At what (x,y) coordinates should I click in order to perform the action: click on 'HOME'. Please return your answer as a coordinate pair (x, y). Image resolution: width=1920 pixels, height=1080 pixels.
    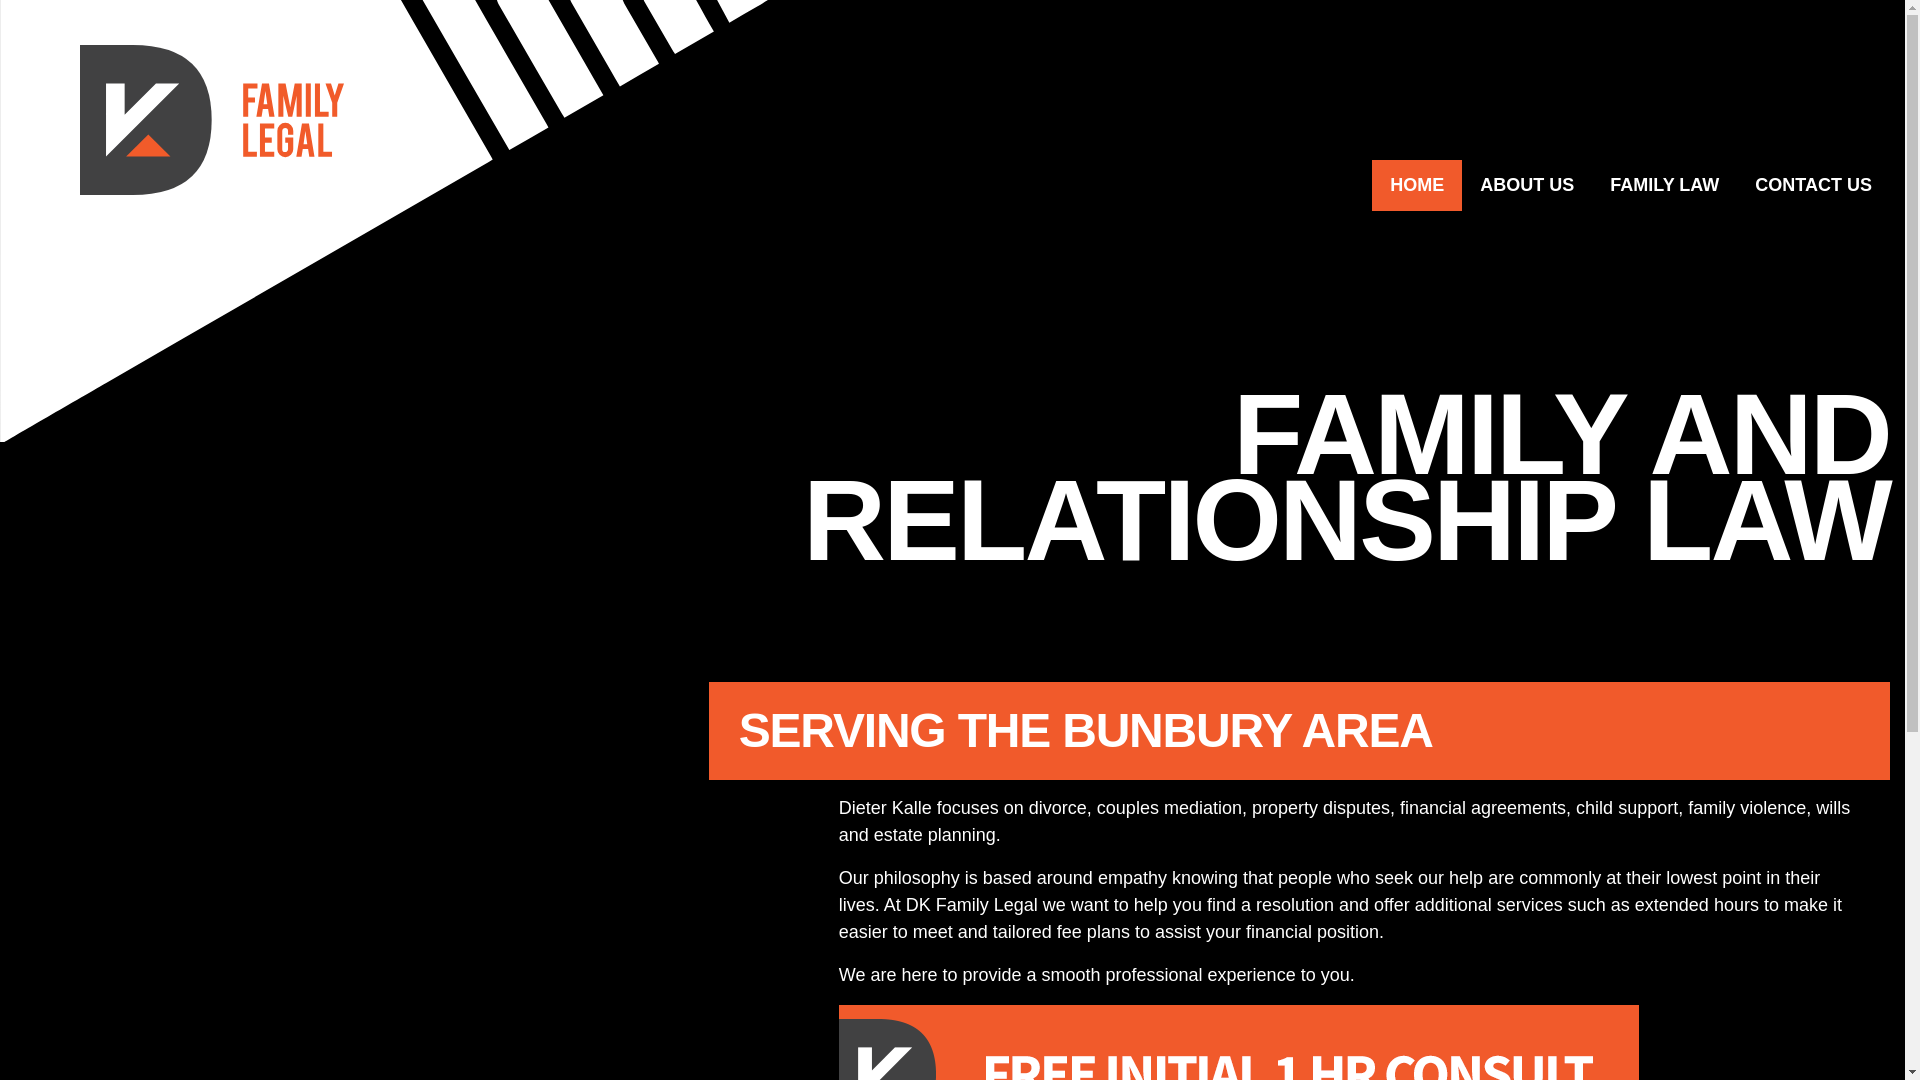
    Looking at the image, I should click on (1371, 185).